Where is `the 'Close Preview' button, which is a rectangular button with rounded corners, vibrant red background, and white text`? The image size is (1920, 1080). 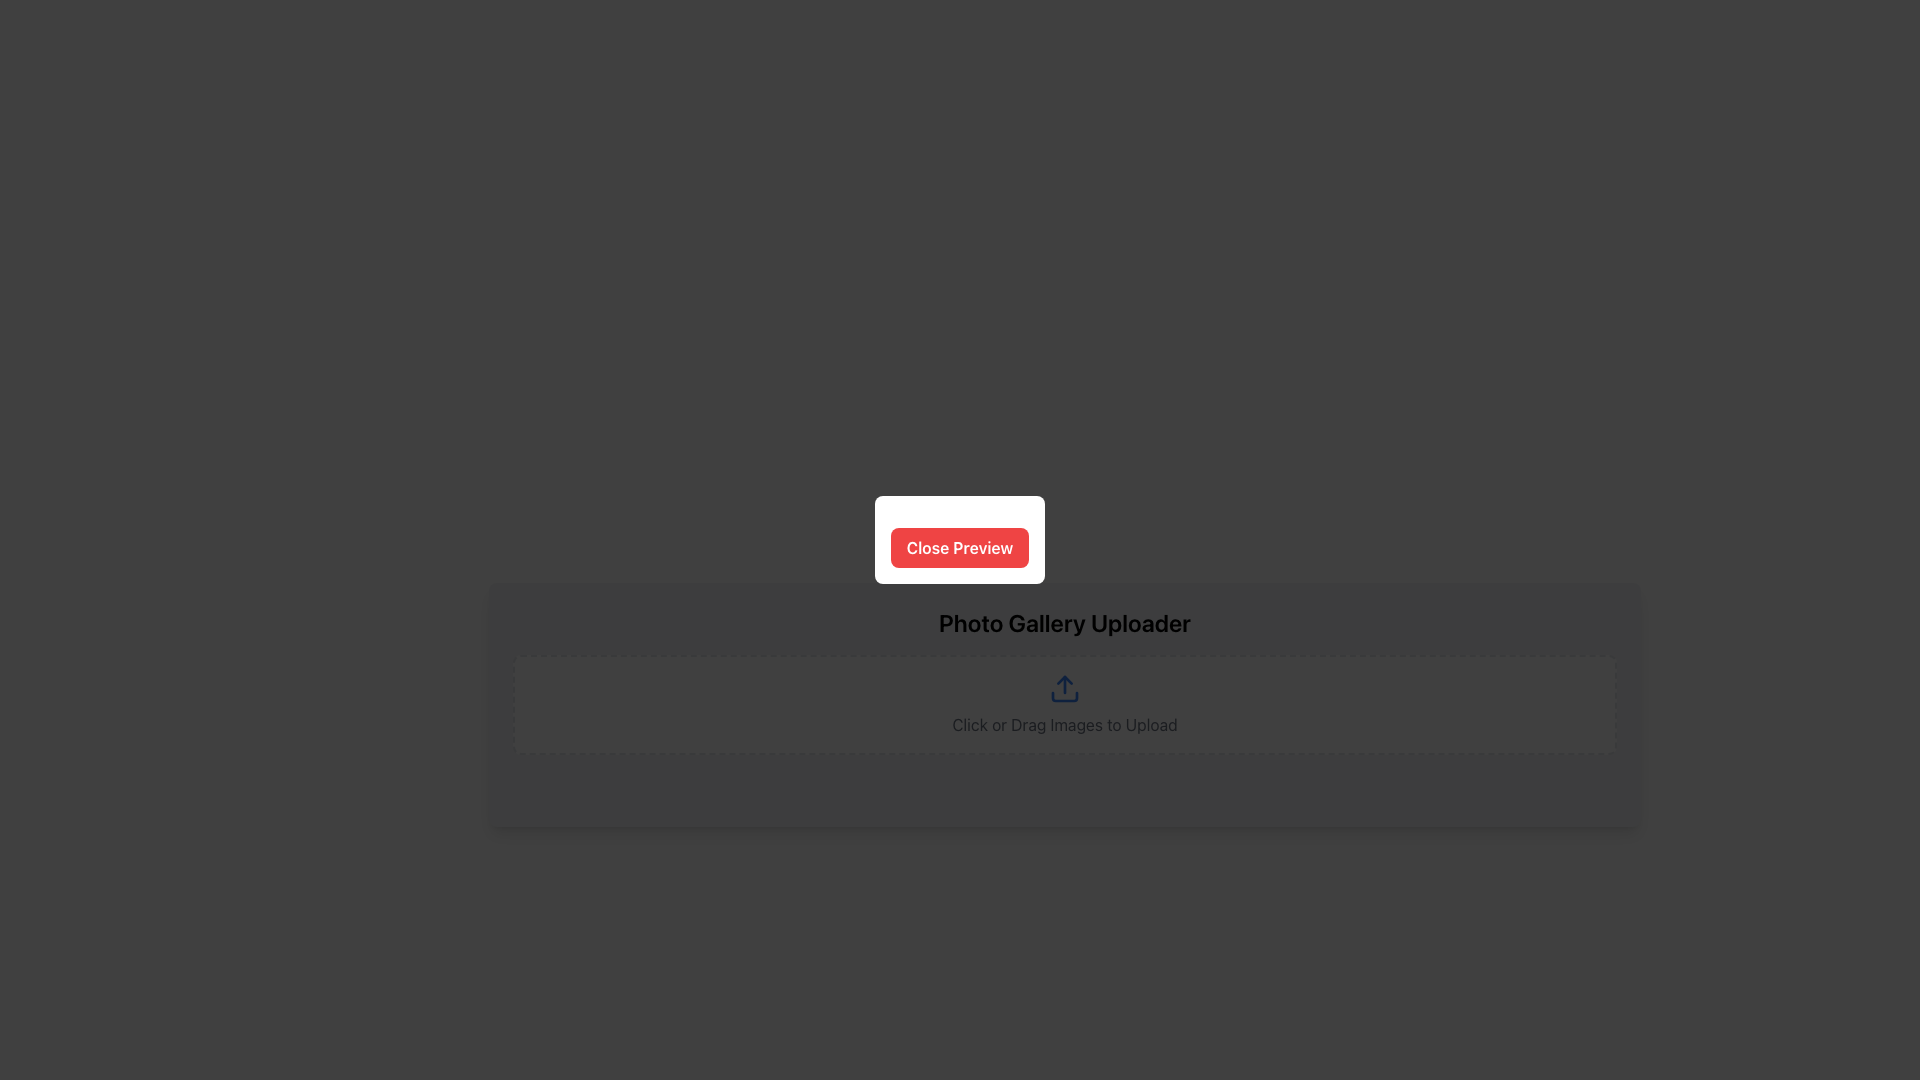 the 'Close Preview' button, which is a rectangular button with rounded corners, vibrant red background, and white text is located at coordinates (960, 547).